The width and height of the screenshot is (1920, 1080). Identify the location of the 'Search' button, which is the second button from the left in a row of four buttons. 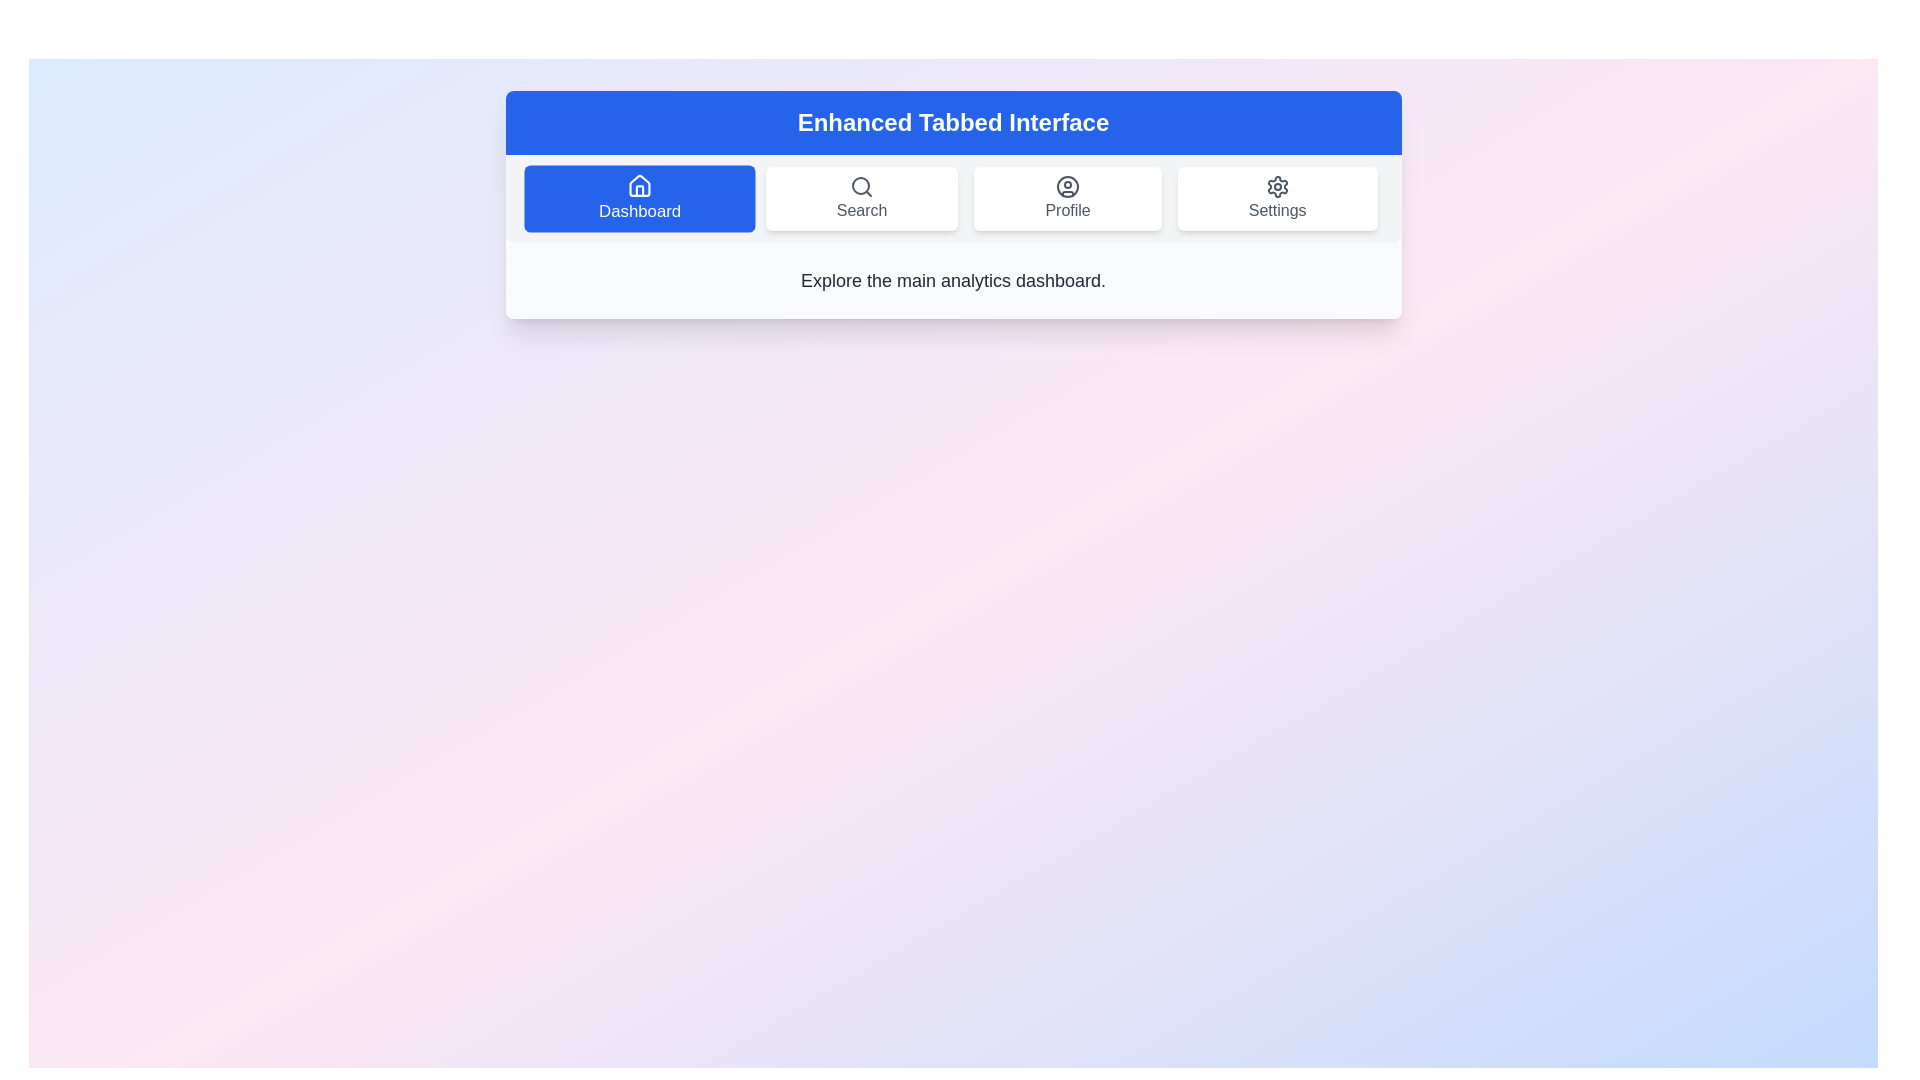
(862, 199).